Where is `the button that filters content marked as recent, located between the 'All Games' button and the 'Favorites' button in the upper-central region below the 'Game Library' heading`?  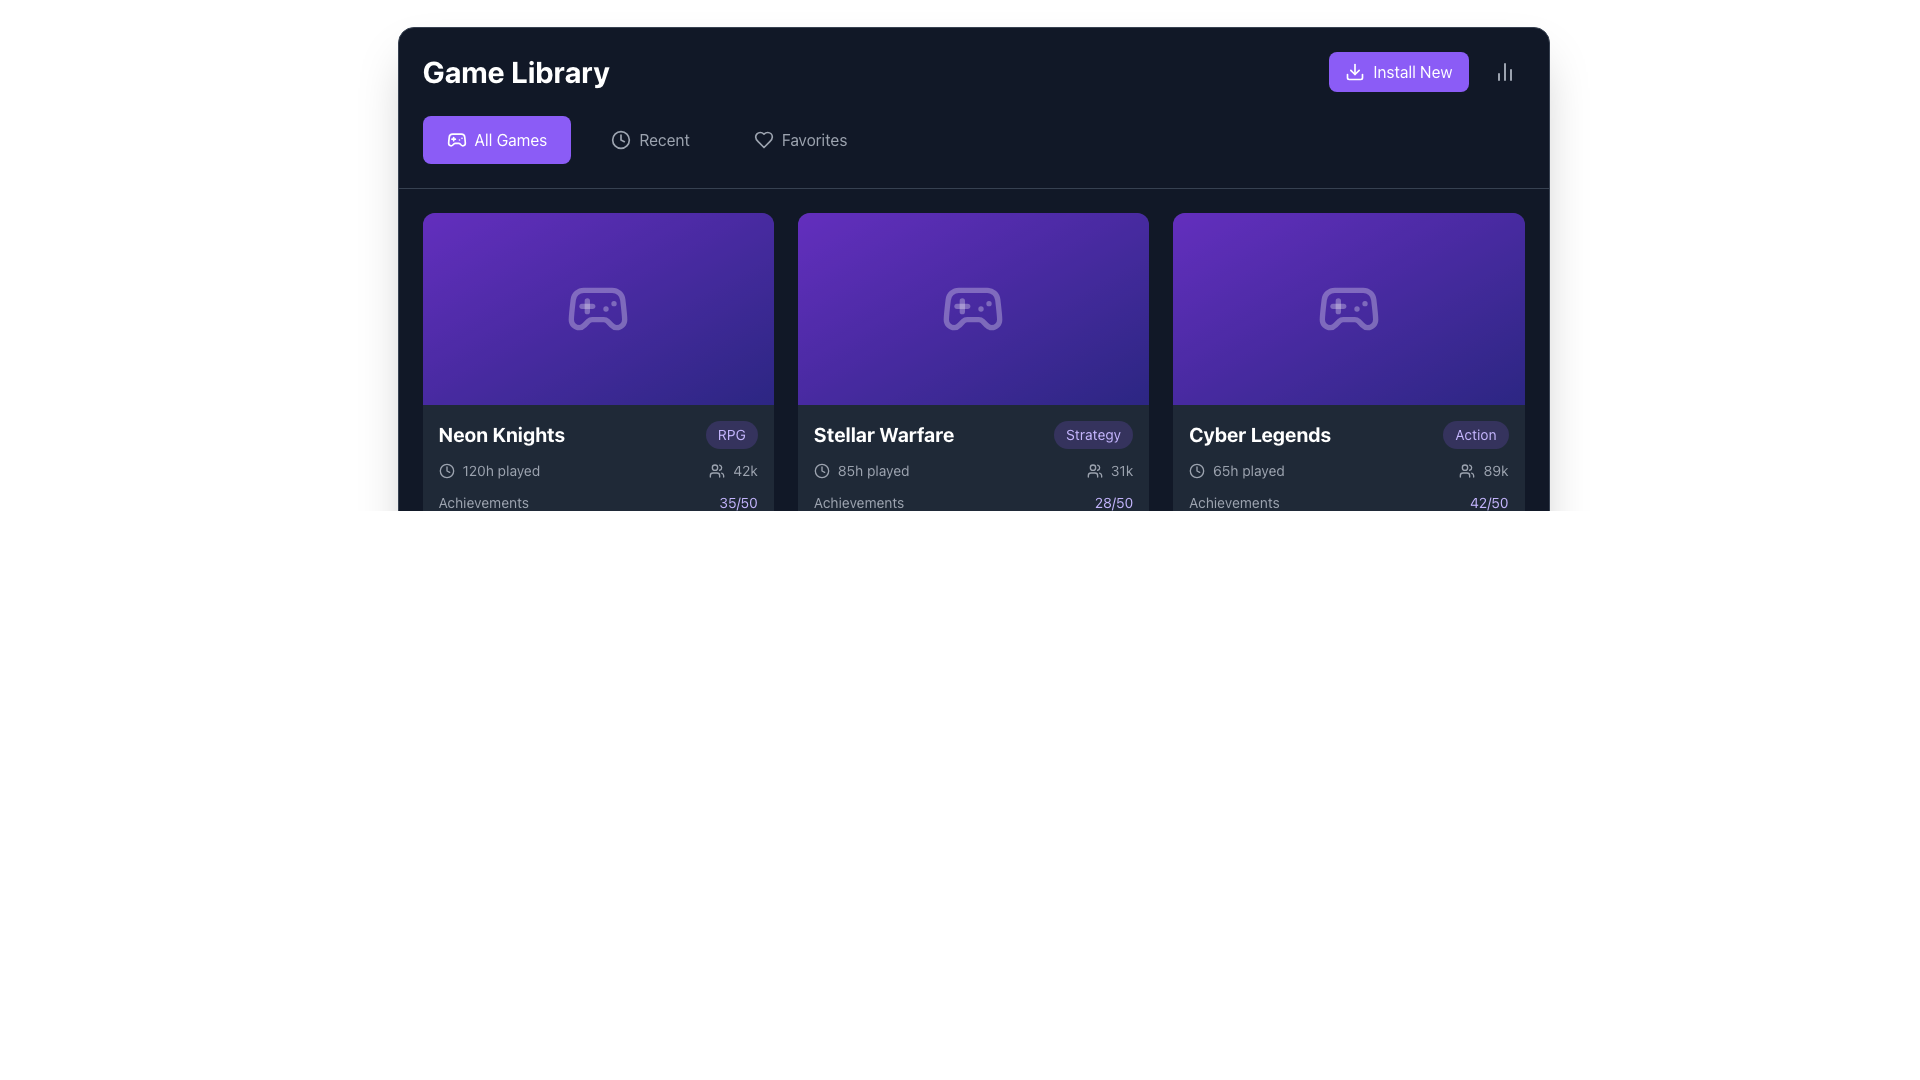
the button that filters content marked as recent, located between the 'All Games' button and the 'Favorites' button in the upper-central region below the 'Game Library' heading is located at coordinates (650, 138).